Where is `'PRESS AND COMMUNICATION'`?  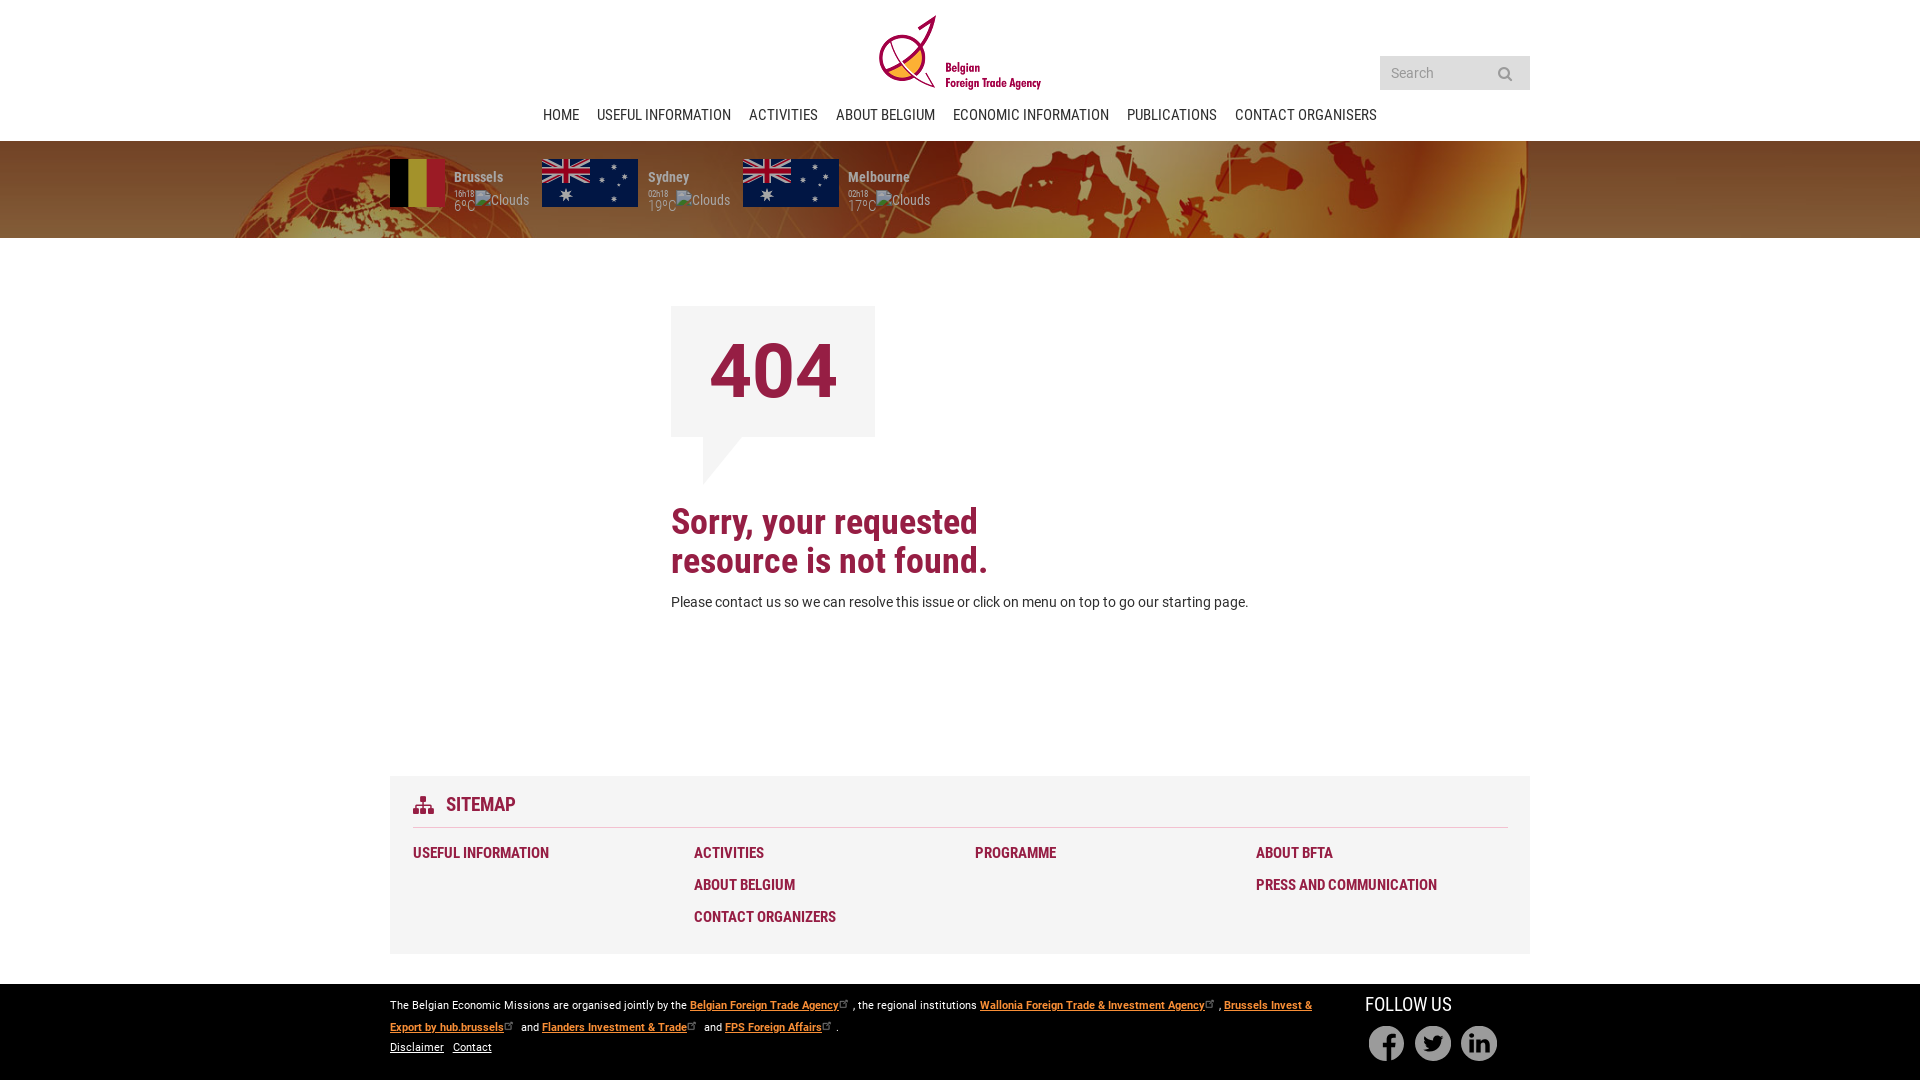
'PRESS AND COMMUNICATION' is located at coordinates (1255, 884).